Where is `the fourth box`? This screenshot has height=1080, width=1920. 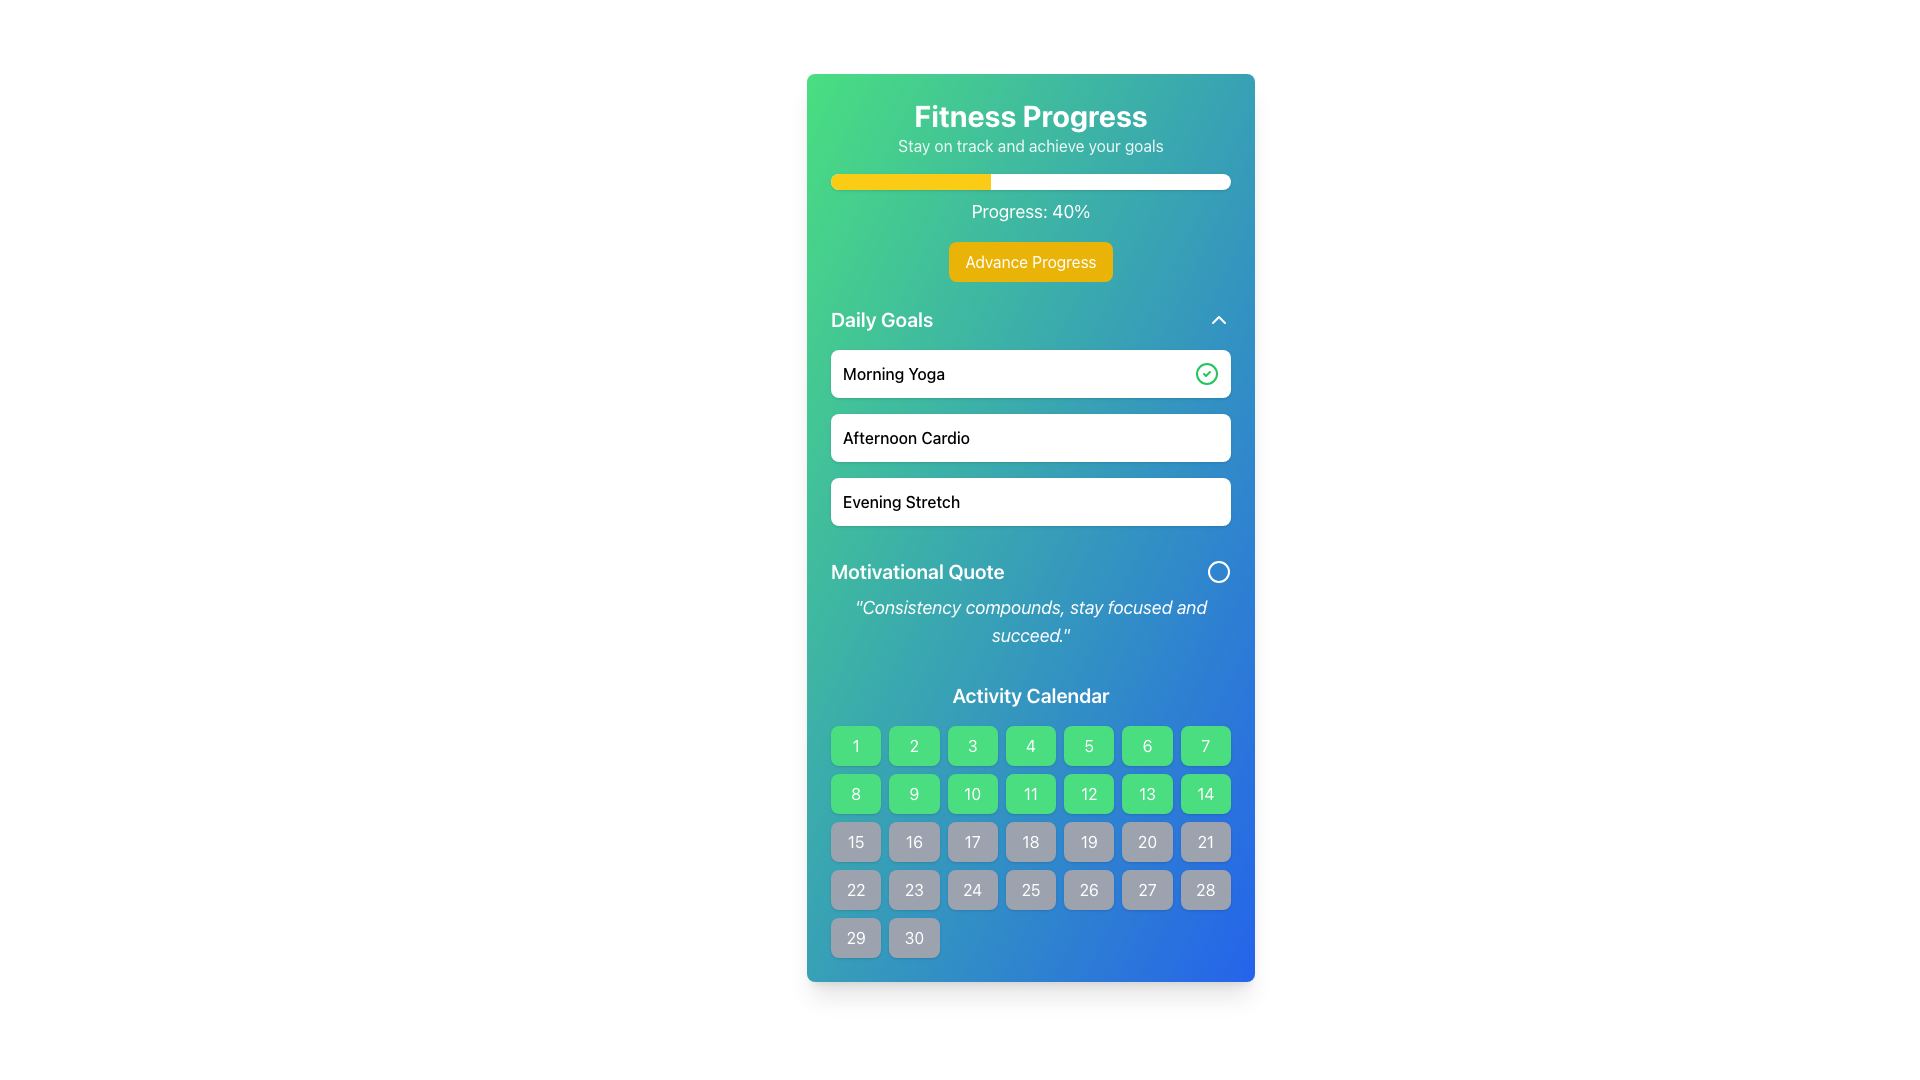 the fourth box is located at coordinates (1031, 745).